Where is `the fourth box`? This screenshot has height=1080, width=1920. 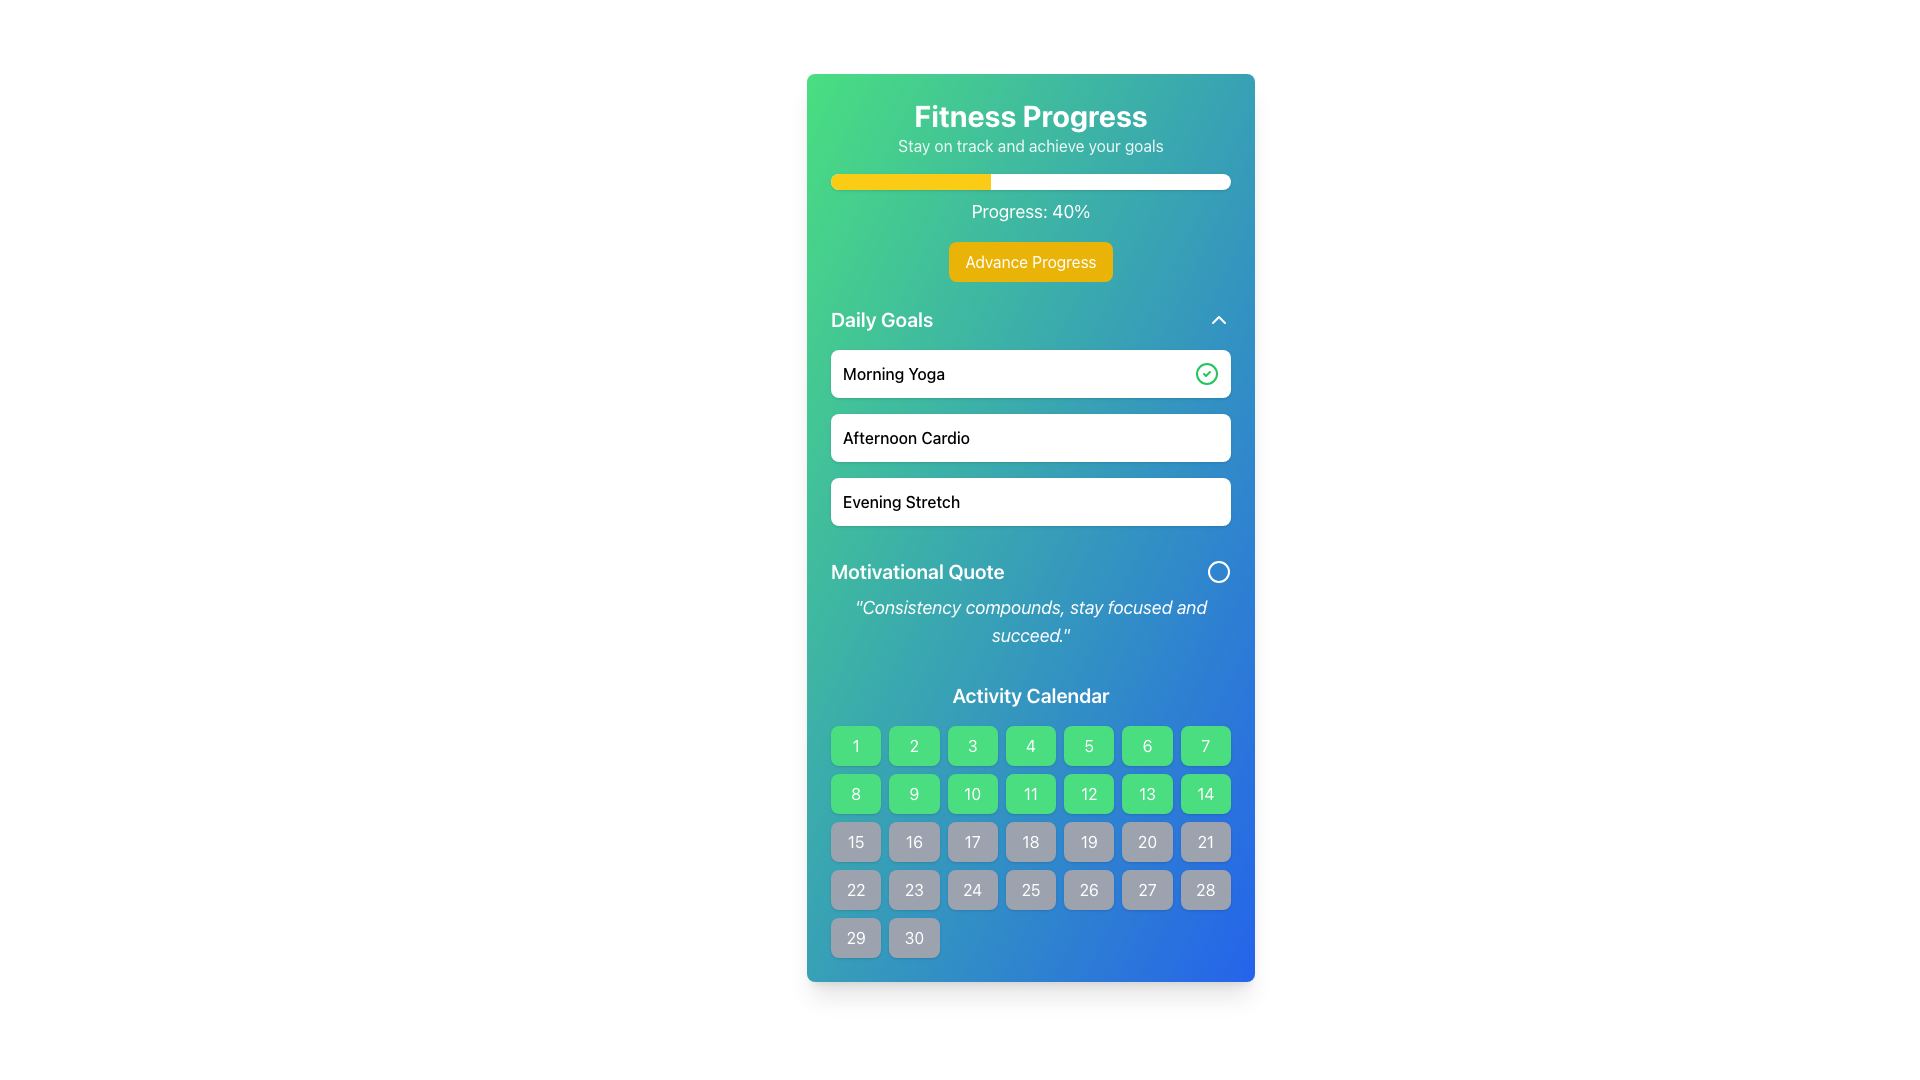 the fourth box is located at coordinates (1031, 745).